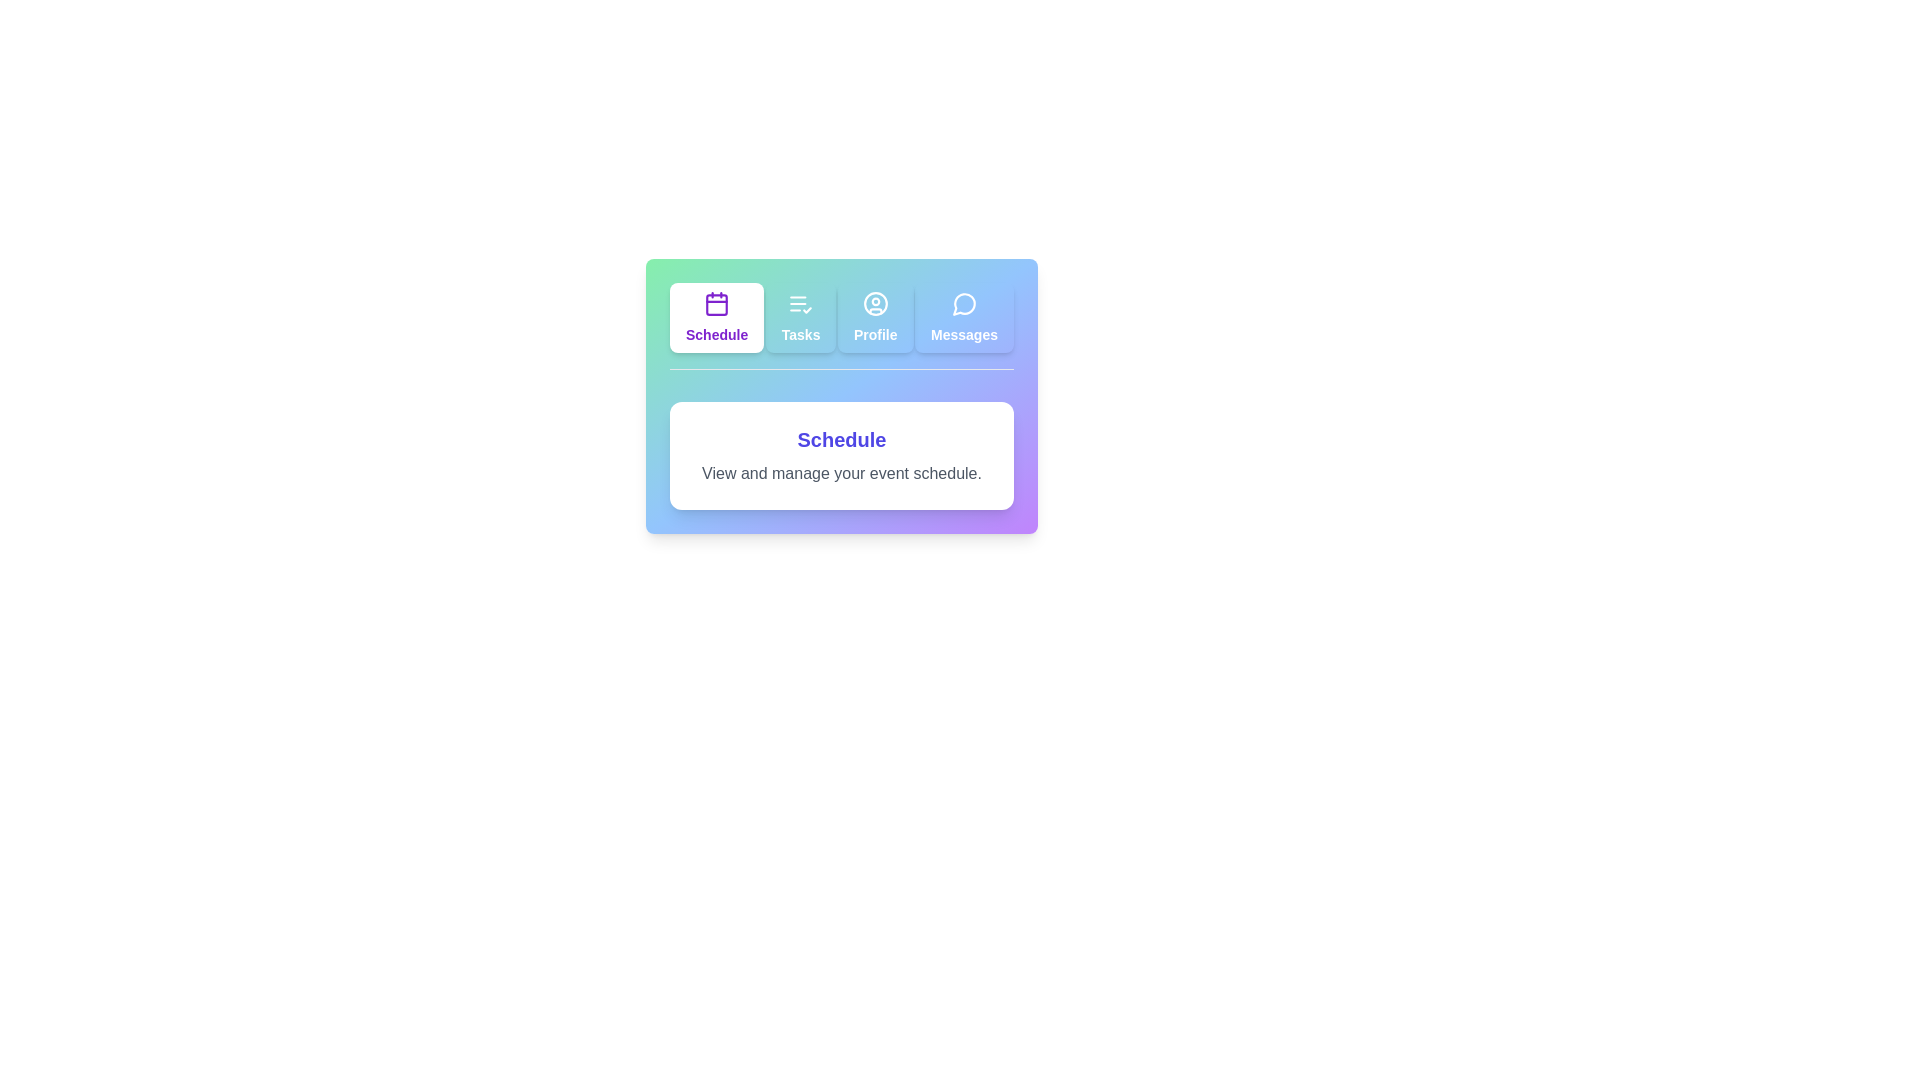 The height and width of the screenshot is (1080, 1920). I want to click on the tab labeled Tasks to select it, so click(801, 316).